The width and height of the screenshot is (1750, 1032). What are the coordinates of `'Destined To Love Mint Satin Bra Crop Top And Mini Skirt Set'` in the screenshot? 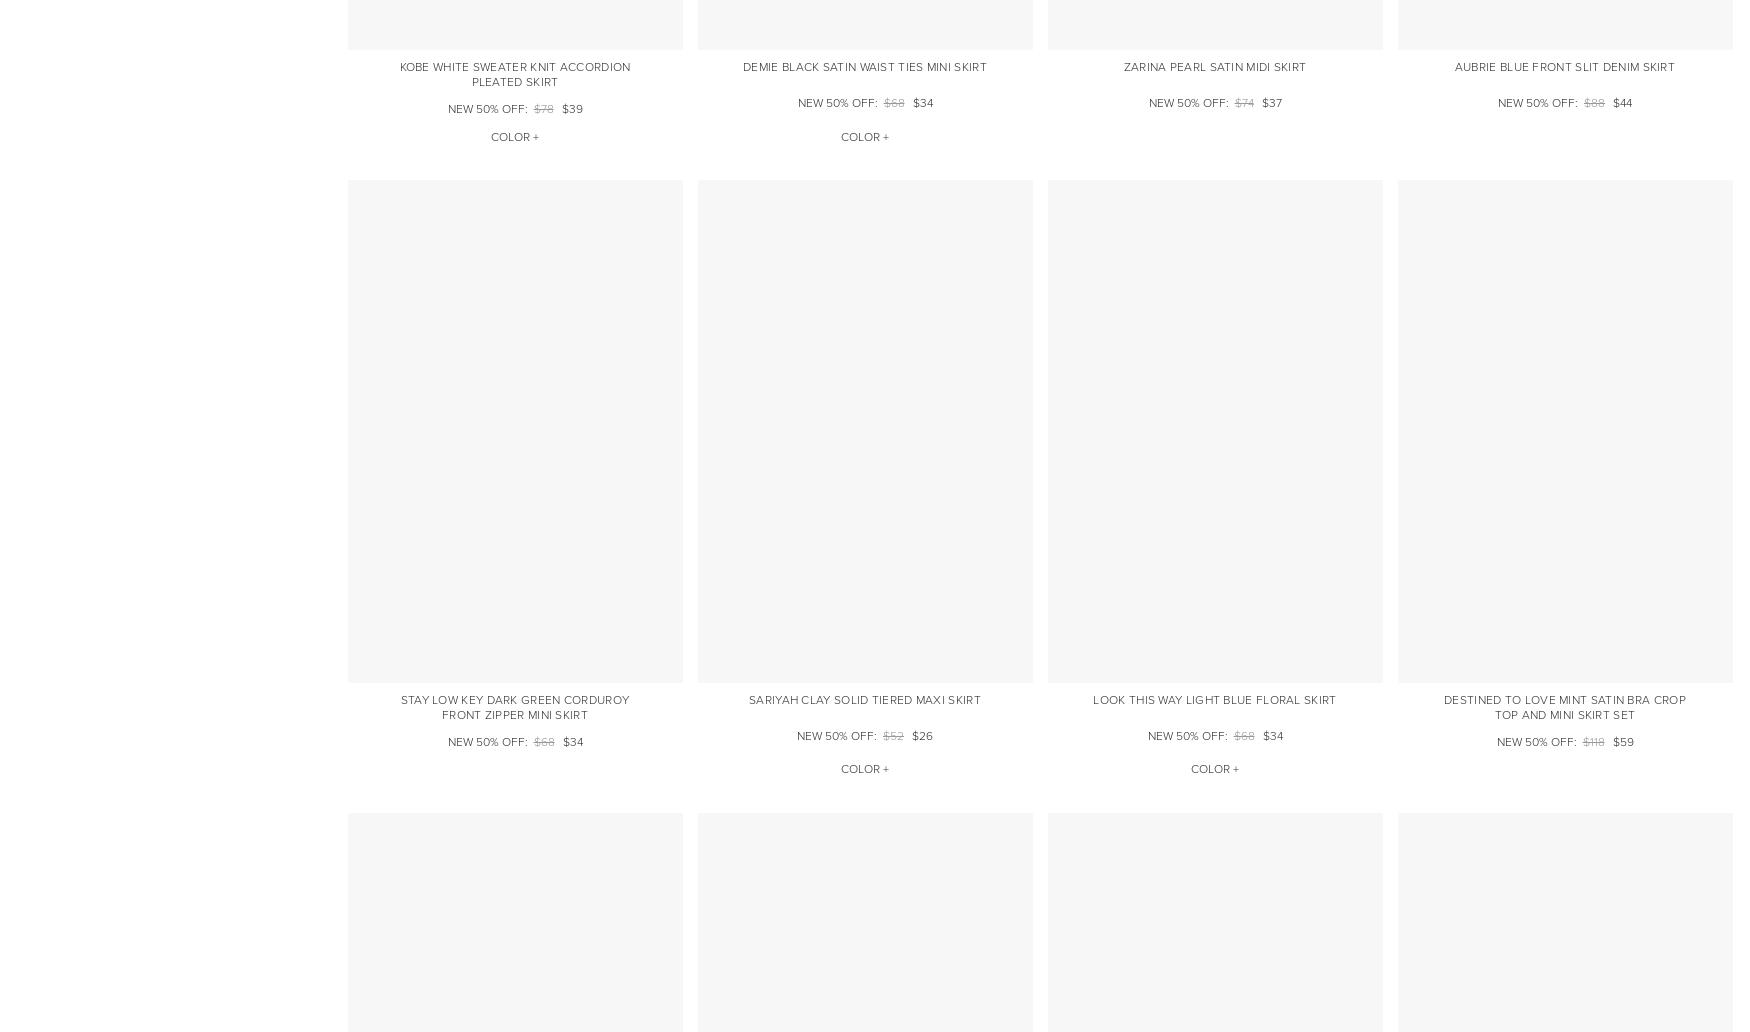 It's located at (1564, 706).